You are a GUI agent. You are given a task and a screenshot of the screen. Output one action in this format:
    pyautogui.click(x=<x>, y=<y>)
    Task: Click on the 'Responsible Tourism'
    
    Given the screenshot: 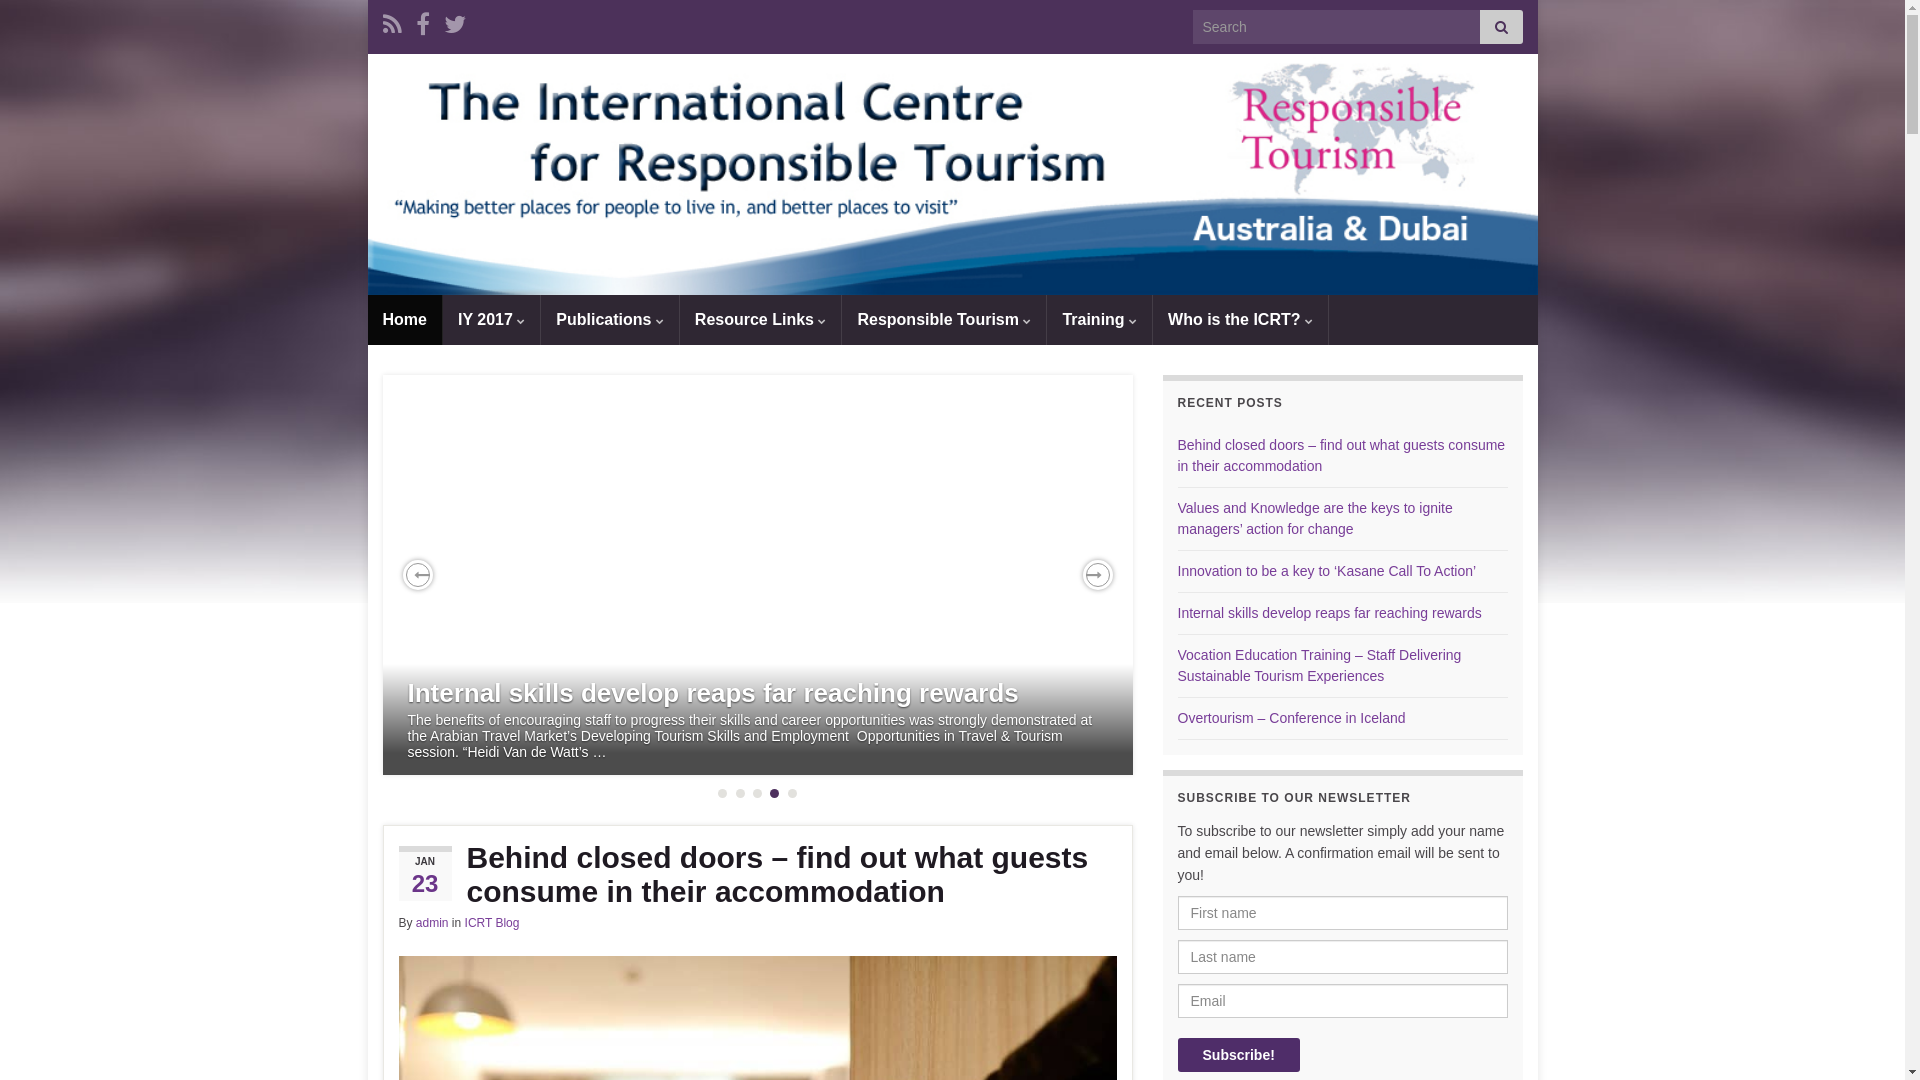 What is the action you would take?
    pyautogui.click(x=841, y=319)
    